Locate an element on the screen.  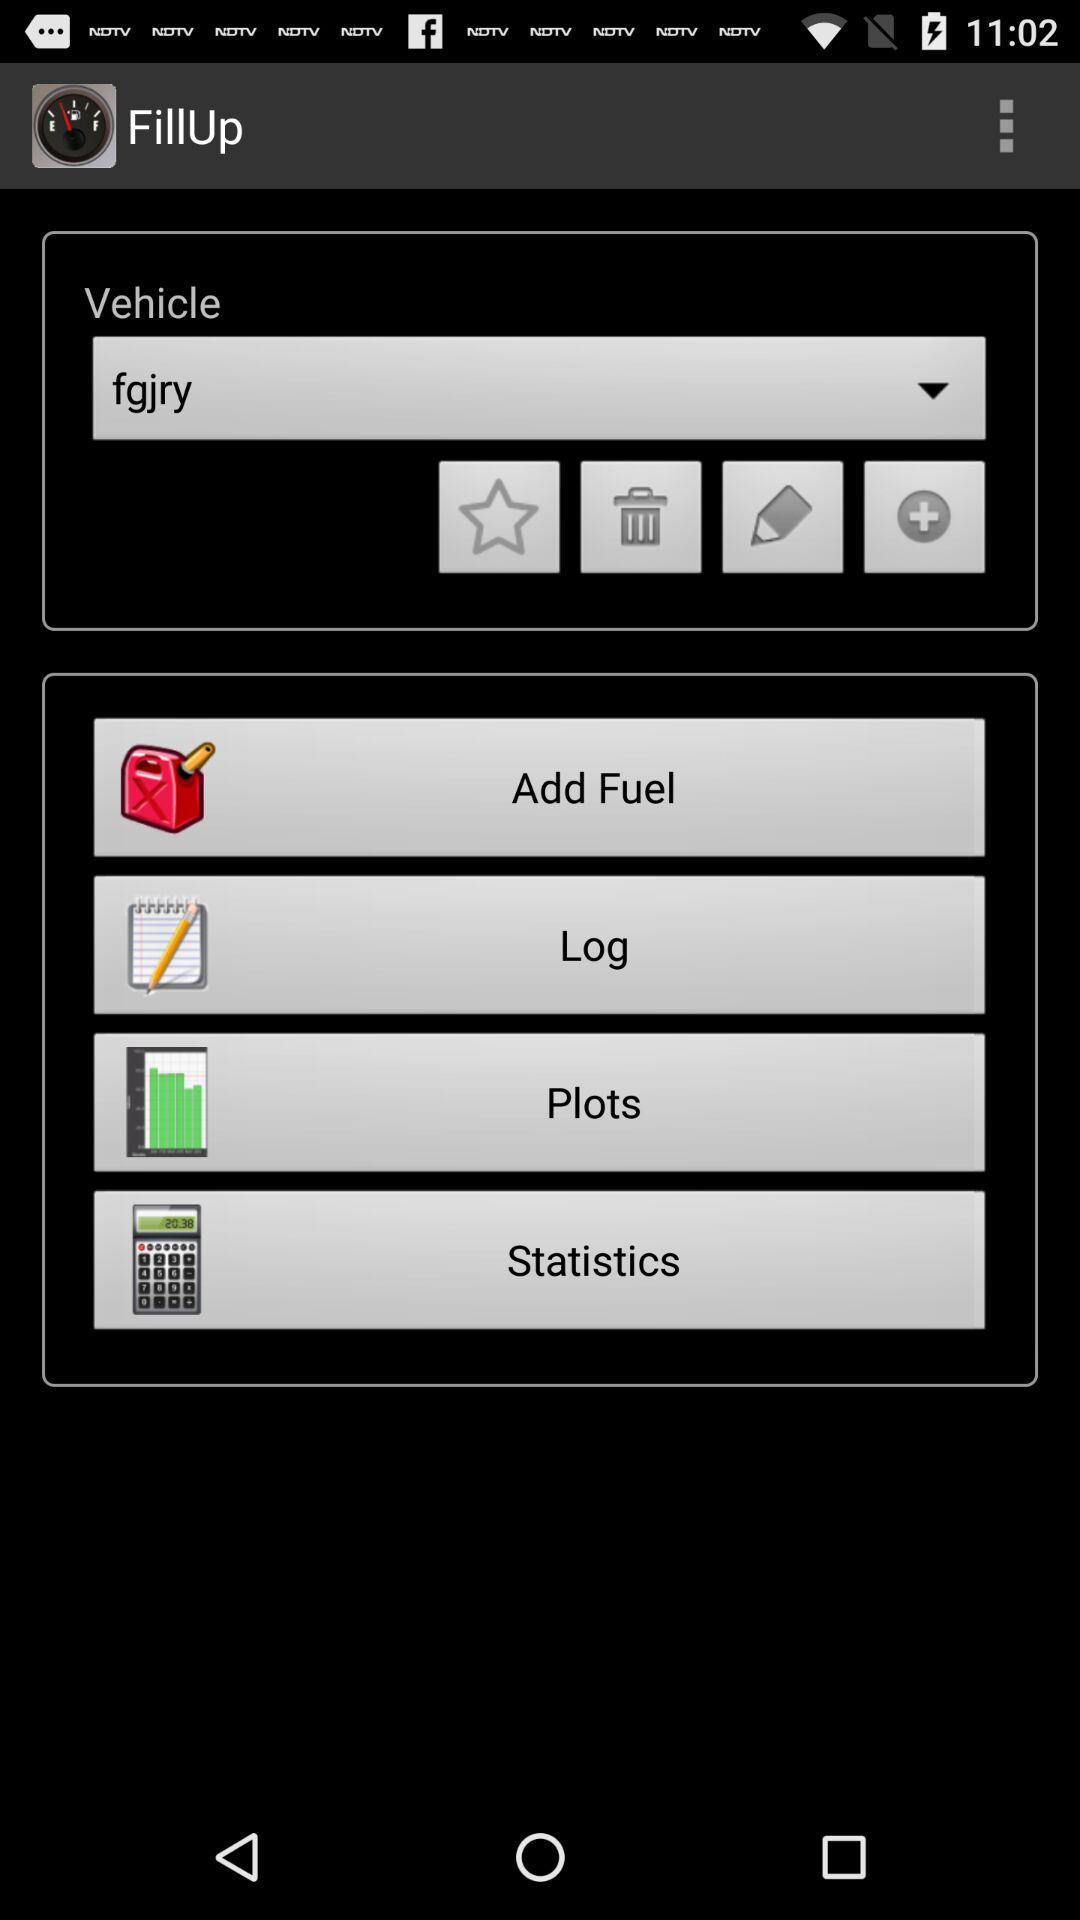
search is located at coordinates (1006, 124).